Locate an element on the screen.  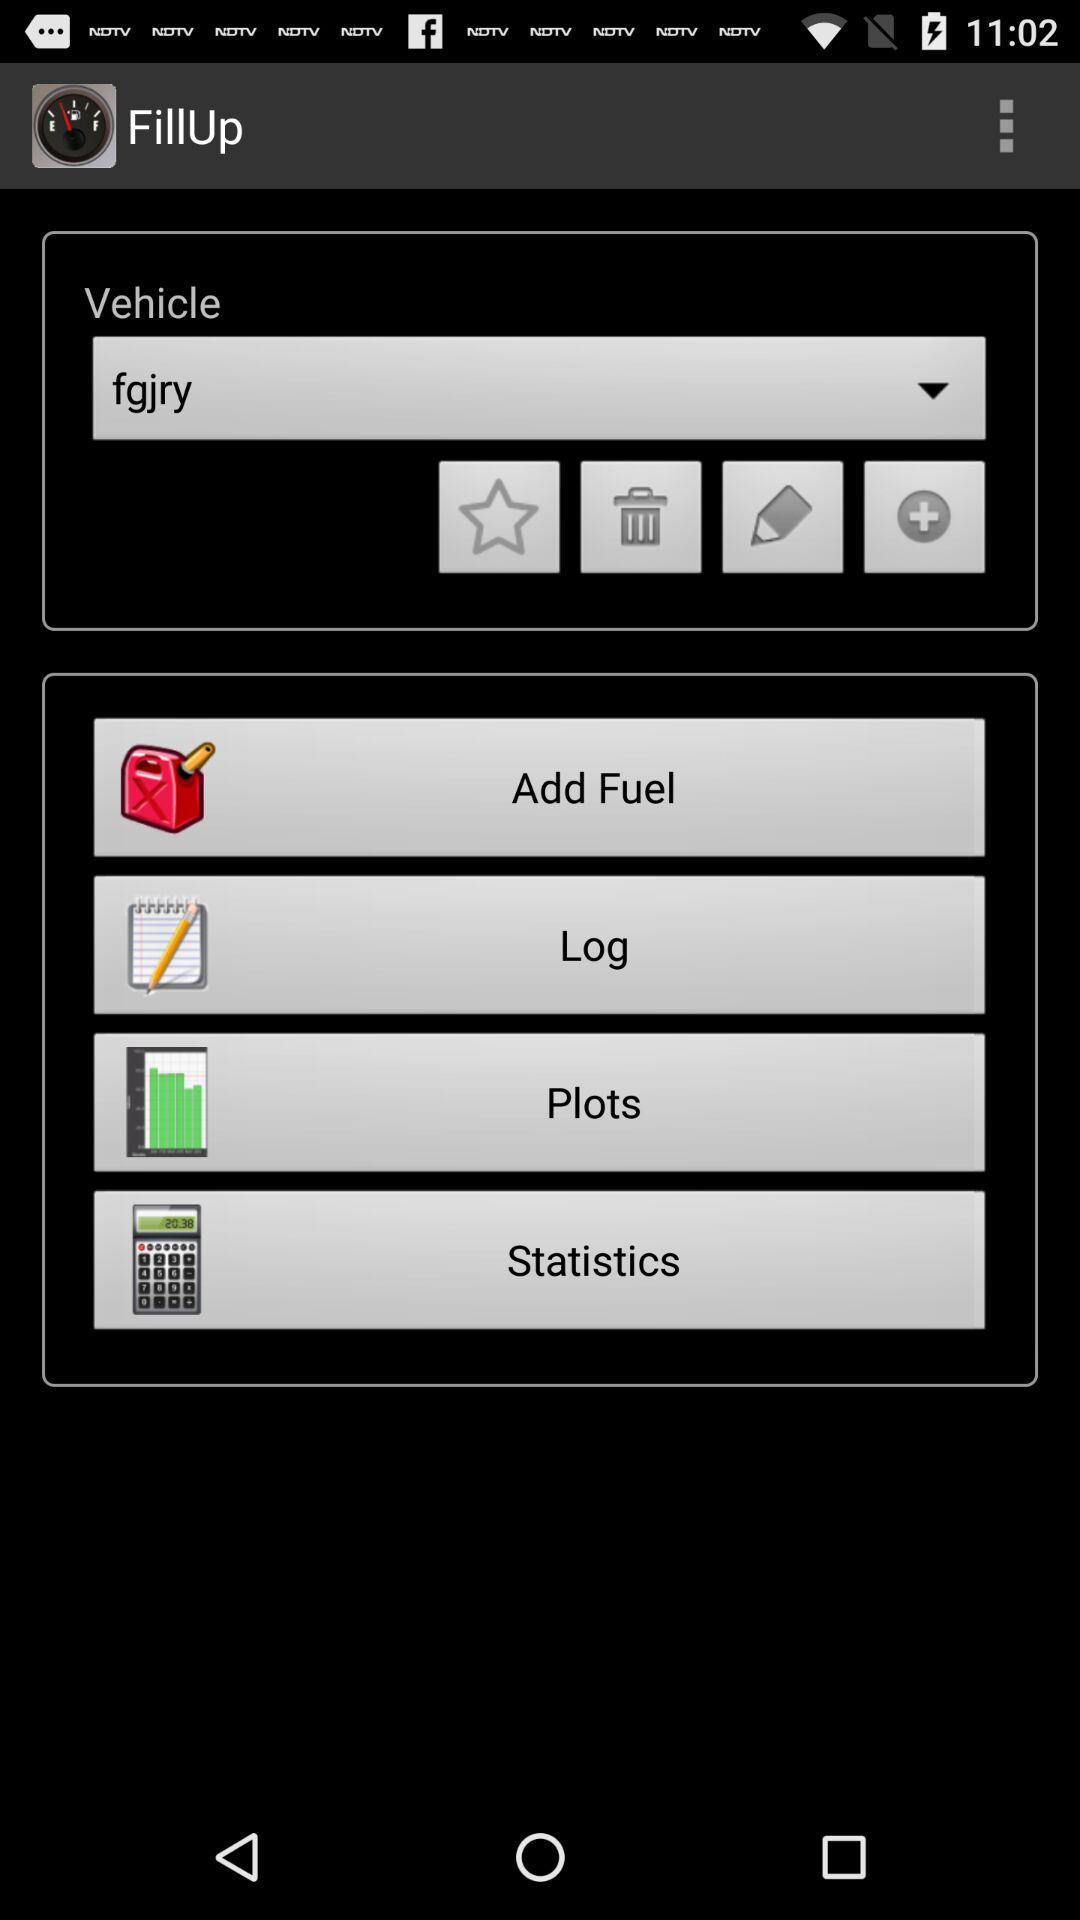
search is located at coordinates (1006, 124).